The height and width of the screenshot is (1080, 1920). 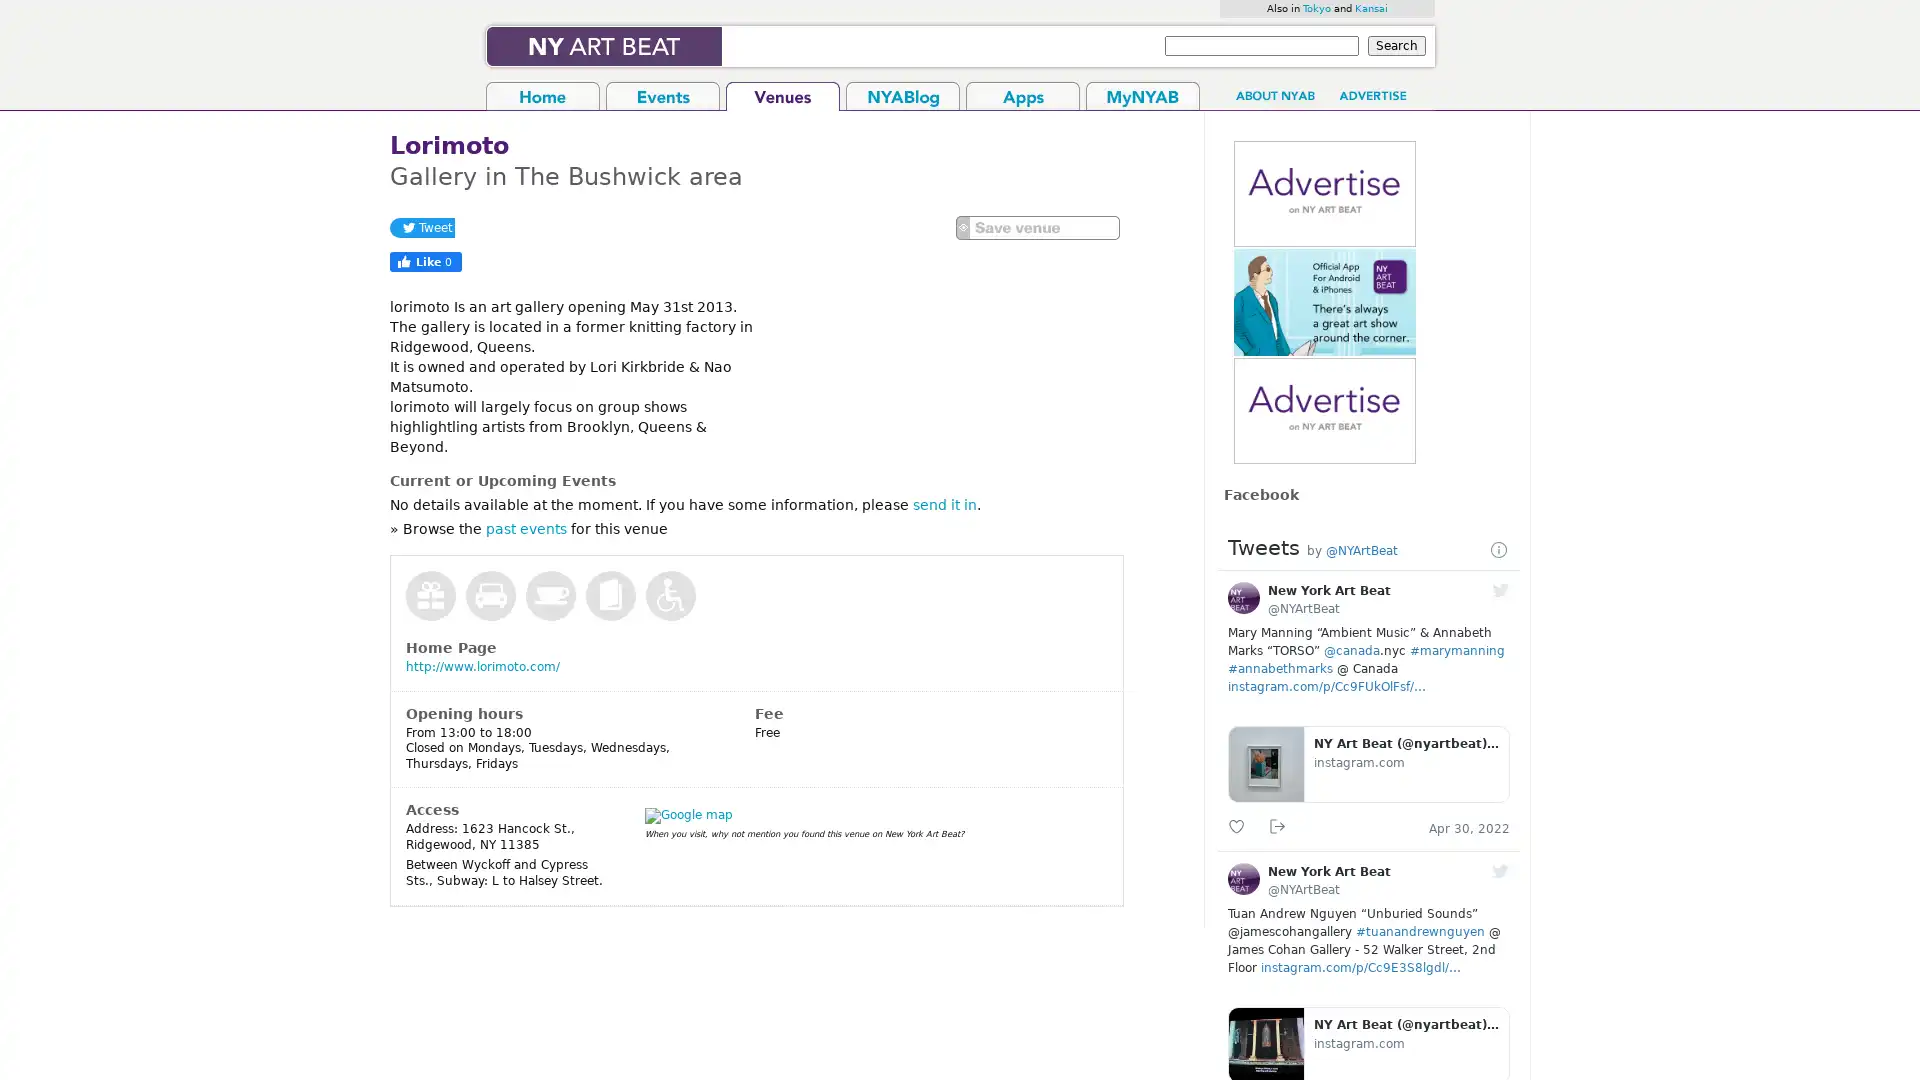 I want to click on Search, so click(x=1395, y=45).